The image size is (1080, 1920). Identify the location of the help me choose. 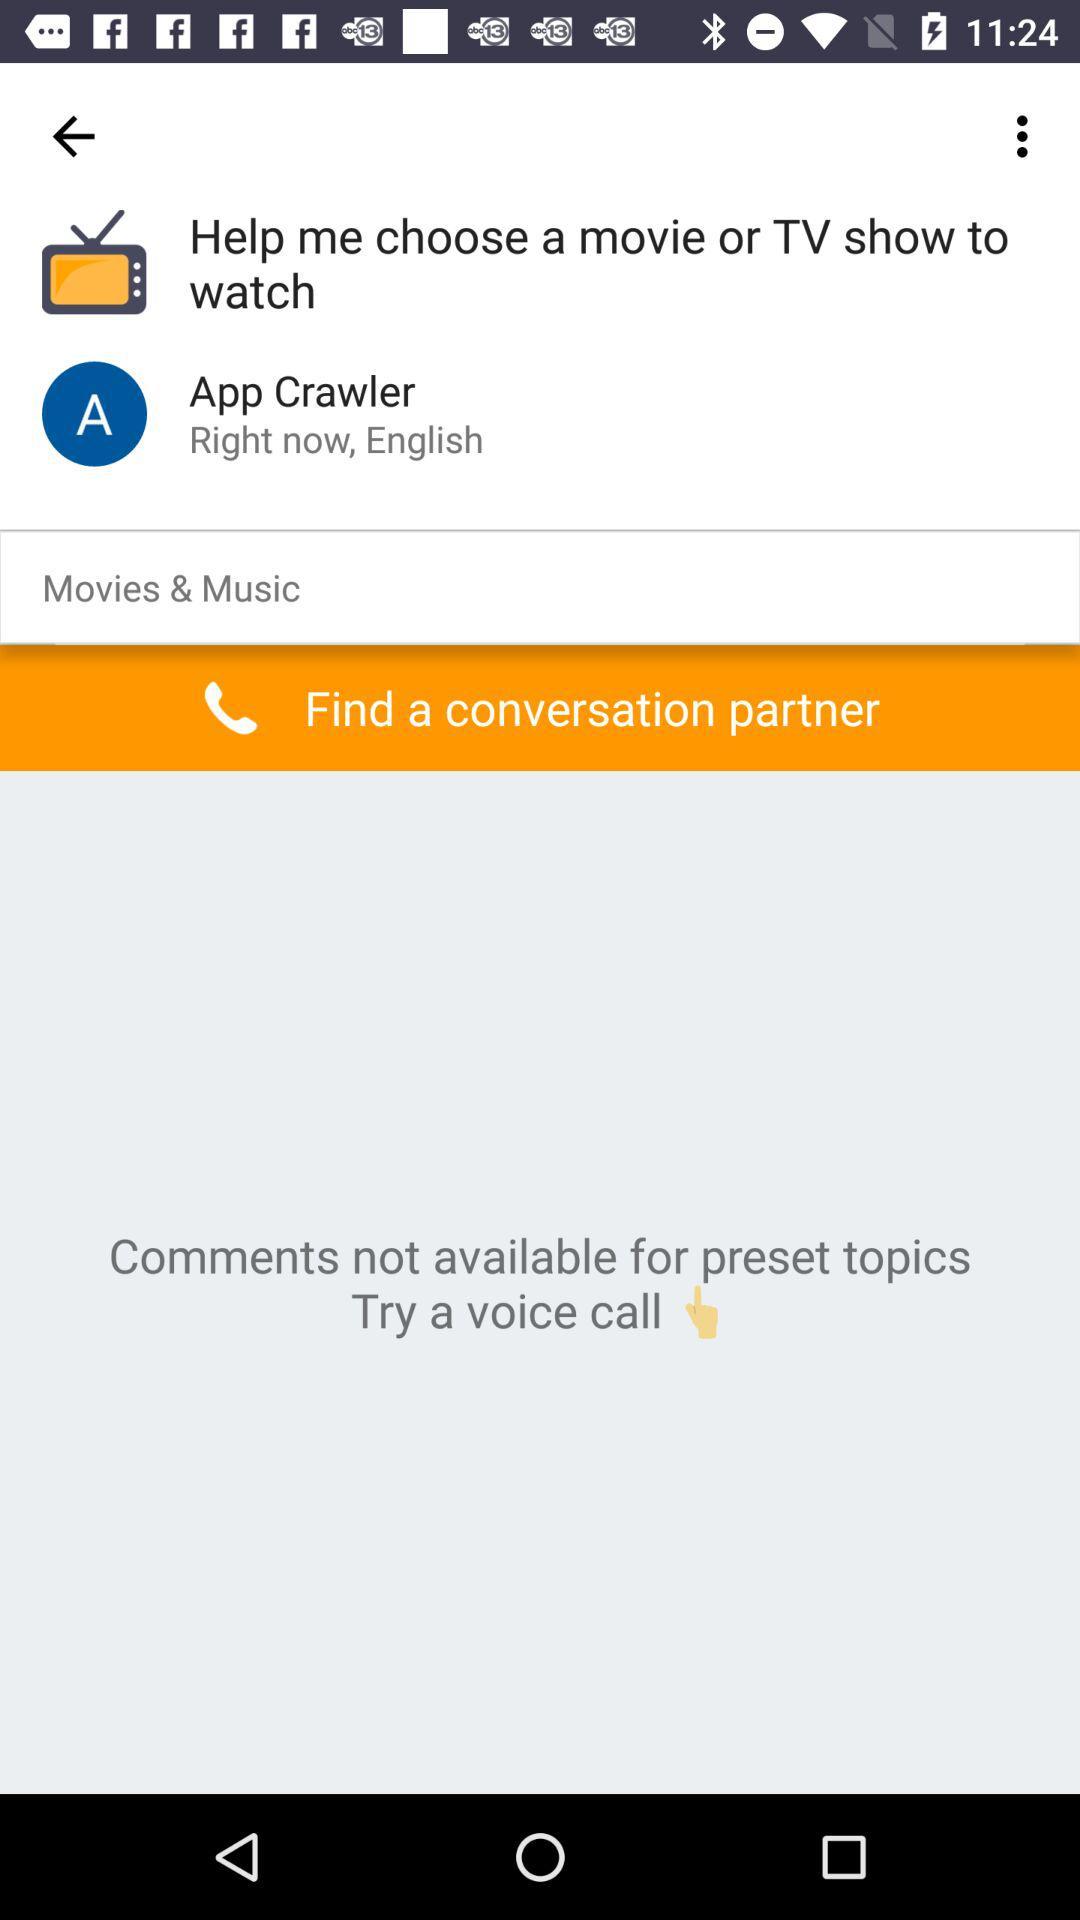
(612, 263).